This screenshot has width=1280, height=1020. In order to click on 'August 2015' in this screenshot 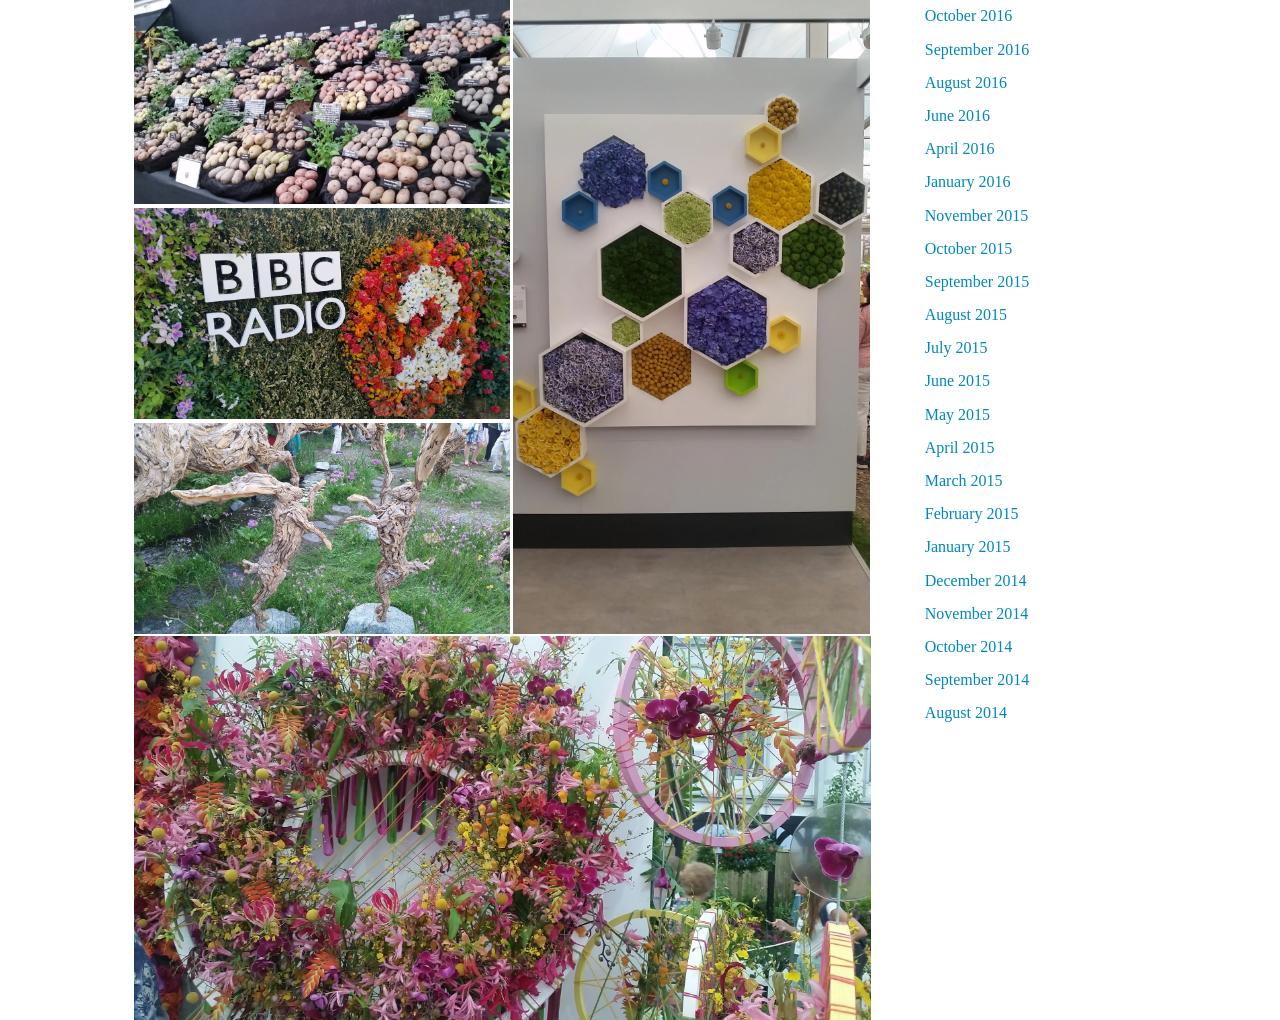, I will do `click(965, 314)`.